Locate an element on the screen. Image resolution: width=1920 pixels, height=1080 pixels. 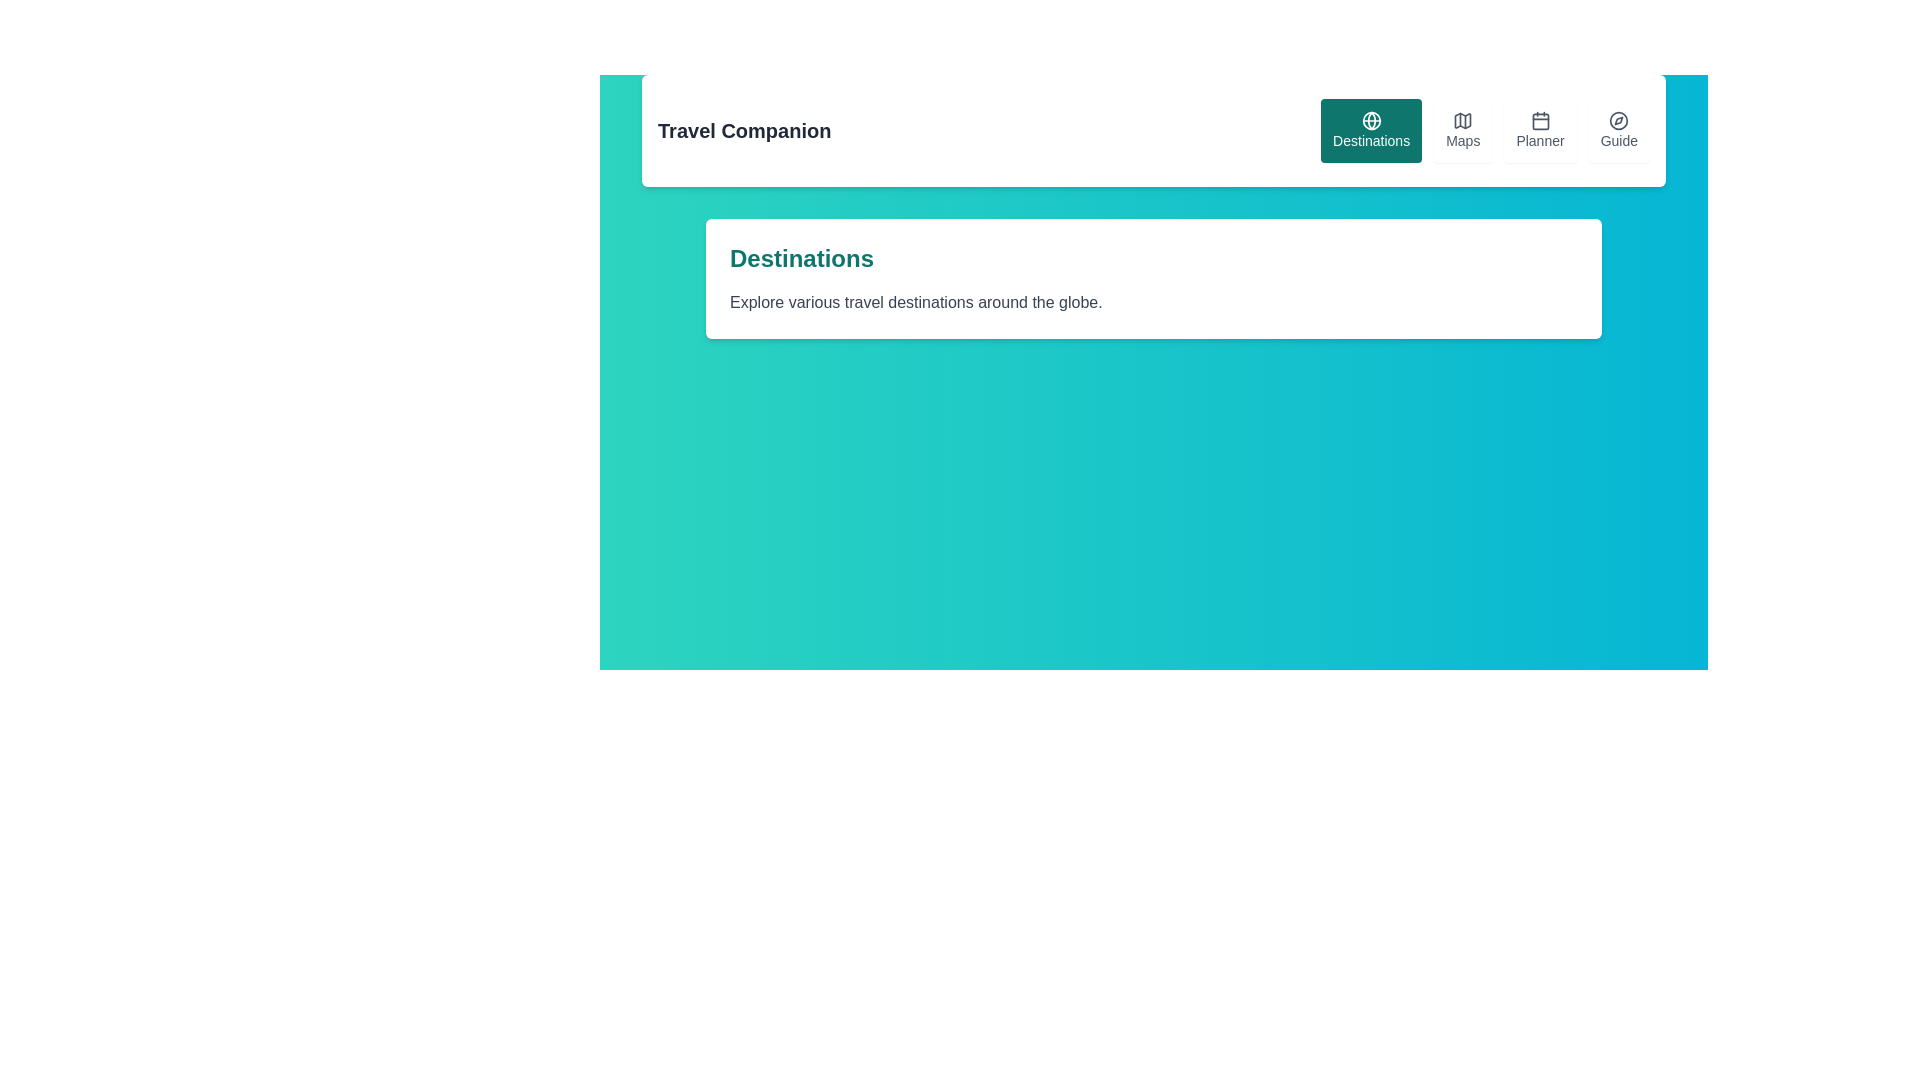
the text heading that serves as the title of the section highlighting various travel destinations, located at the top-left corner of a white, rounded-corner card is located at coordinates (801, 265).